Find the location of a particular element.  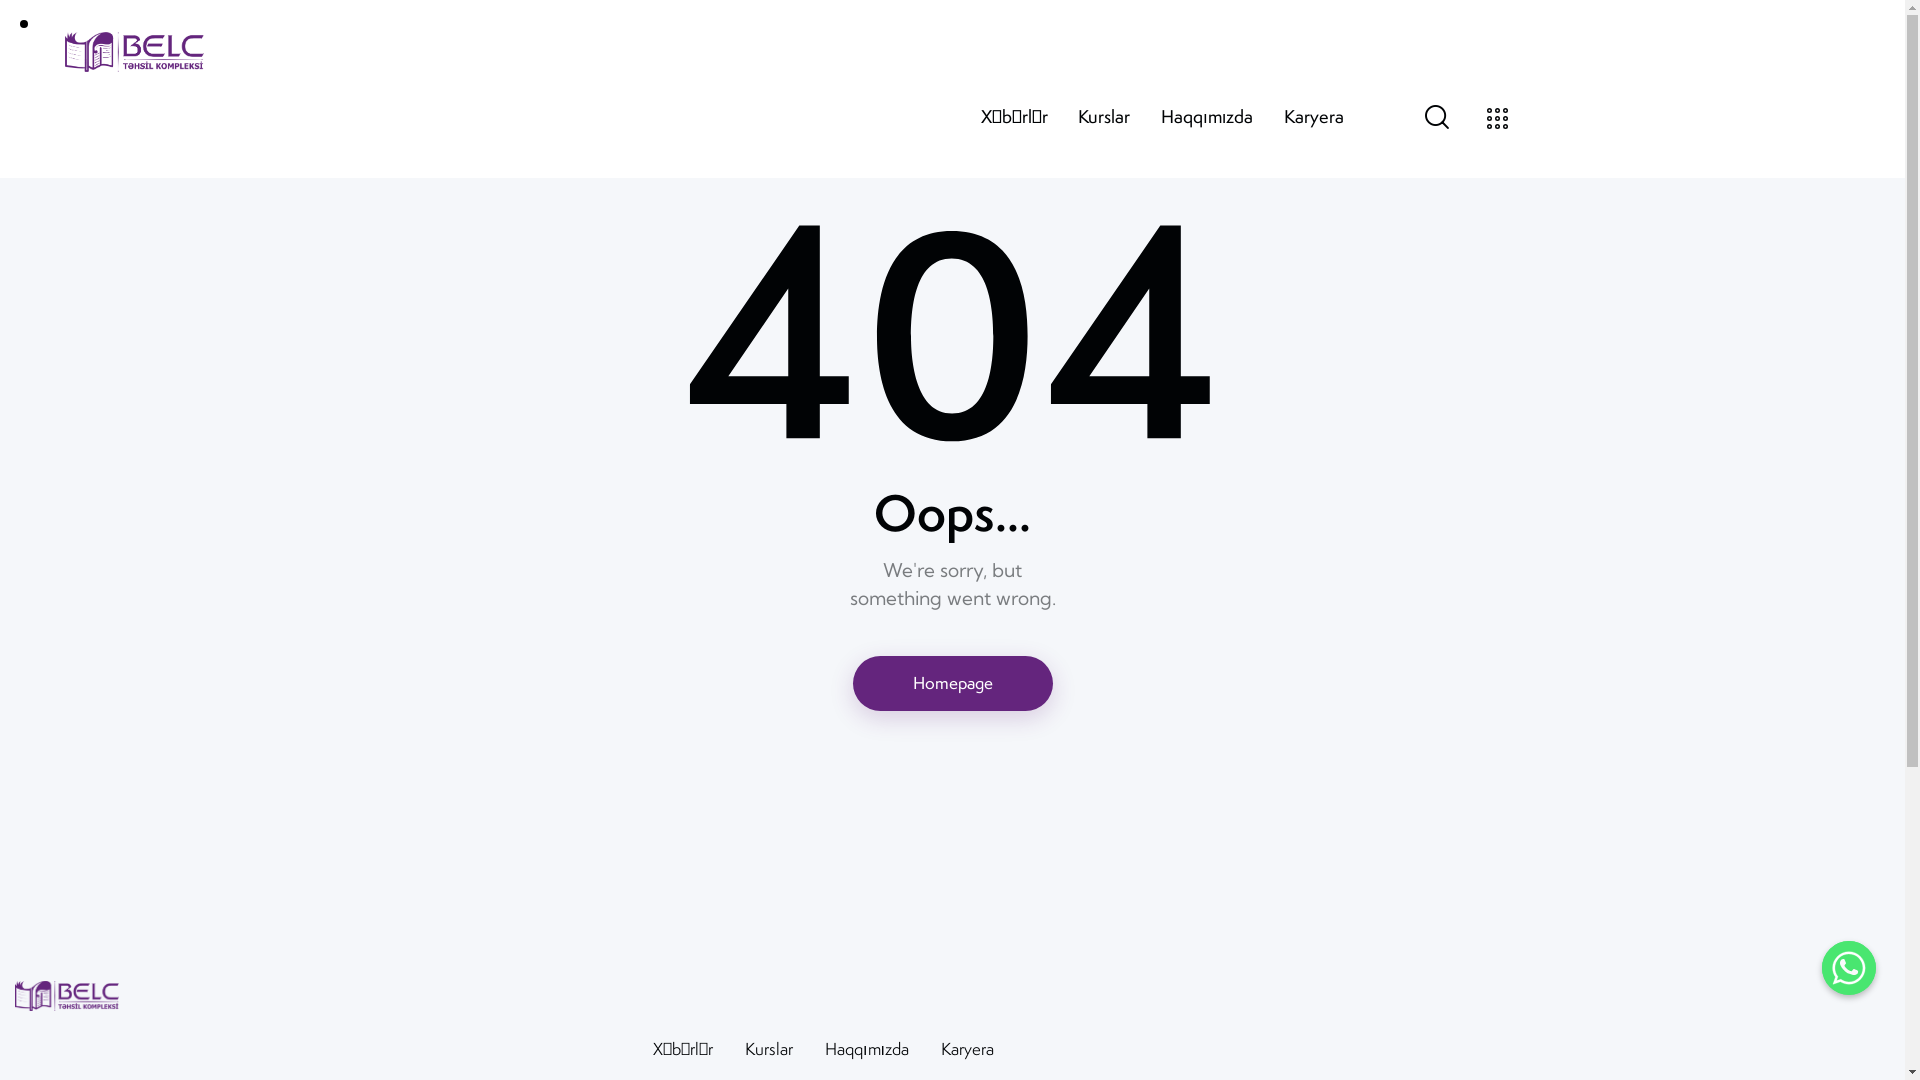

'Kurslar' is located at coordinates (1103, 116).